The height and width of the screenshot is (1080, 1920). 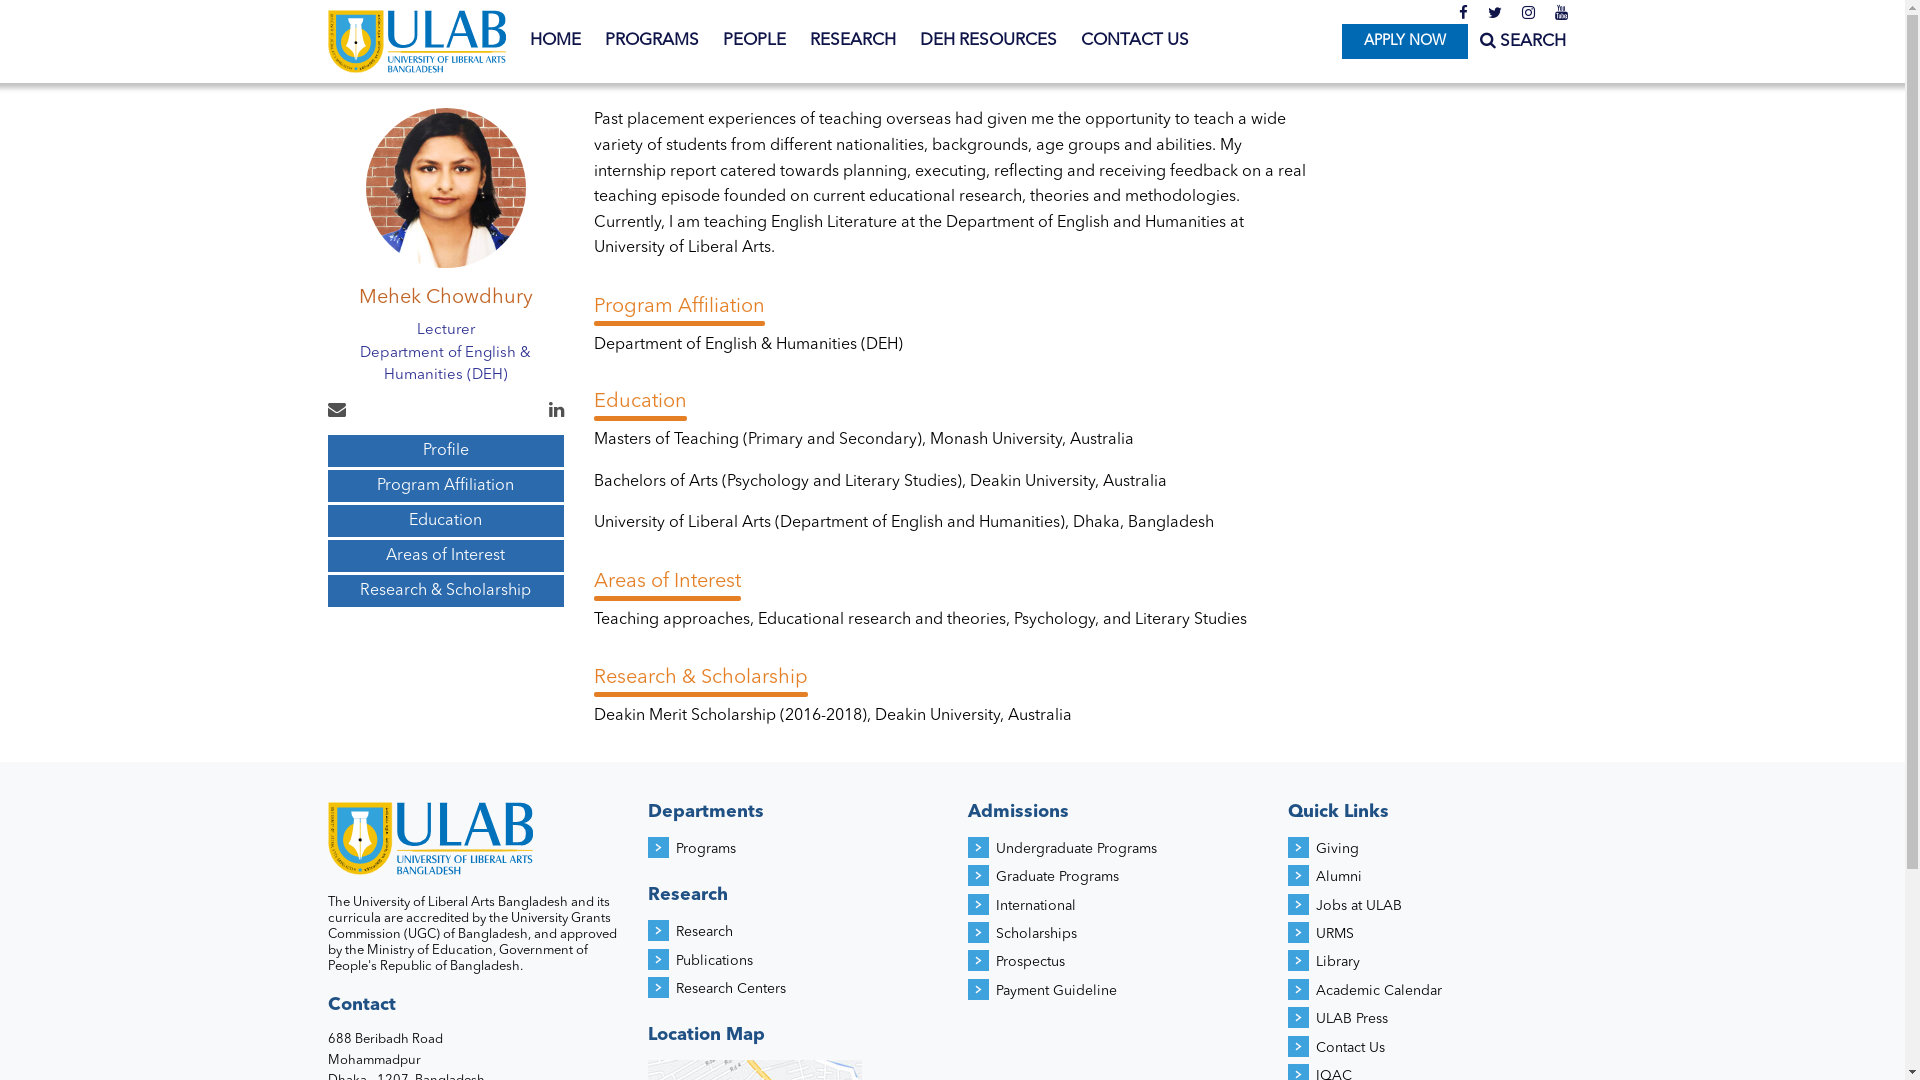 What do you see at coordinates (80, 0) in the screenshot?
I see `'Skip to main content'` at bounding box center [80, 0].